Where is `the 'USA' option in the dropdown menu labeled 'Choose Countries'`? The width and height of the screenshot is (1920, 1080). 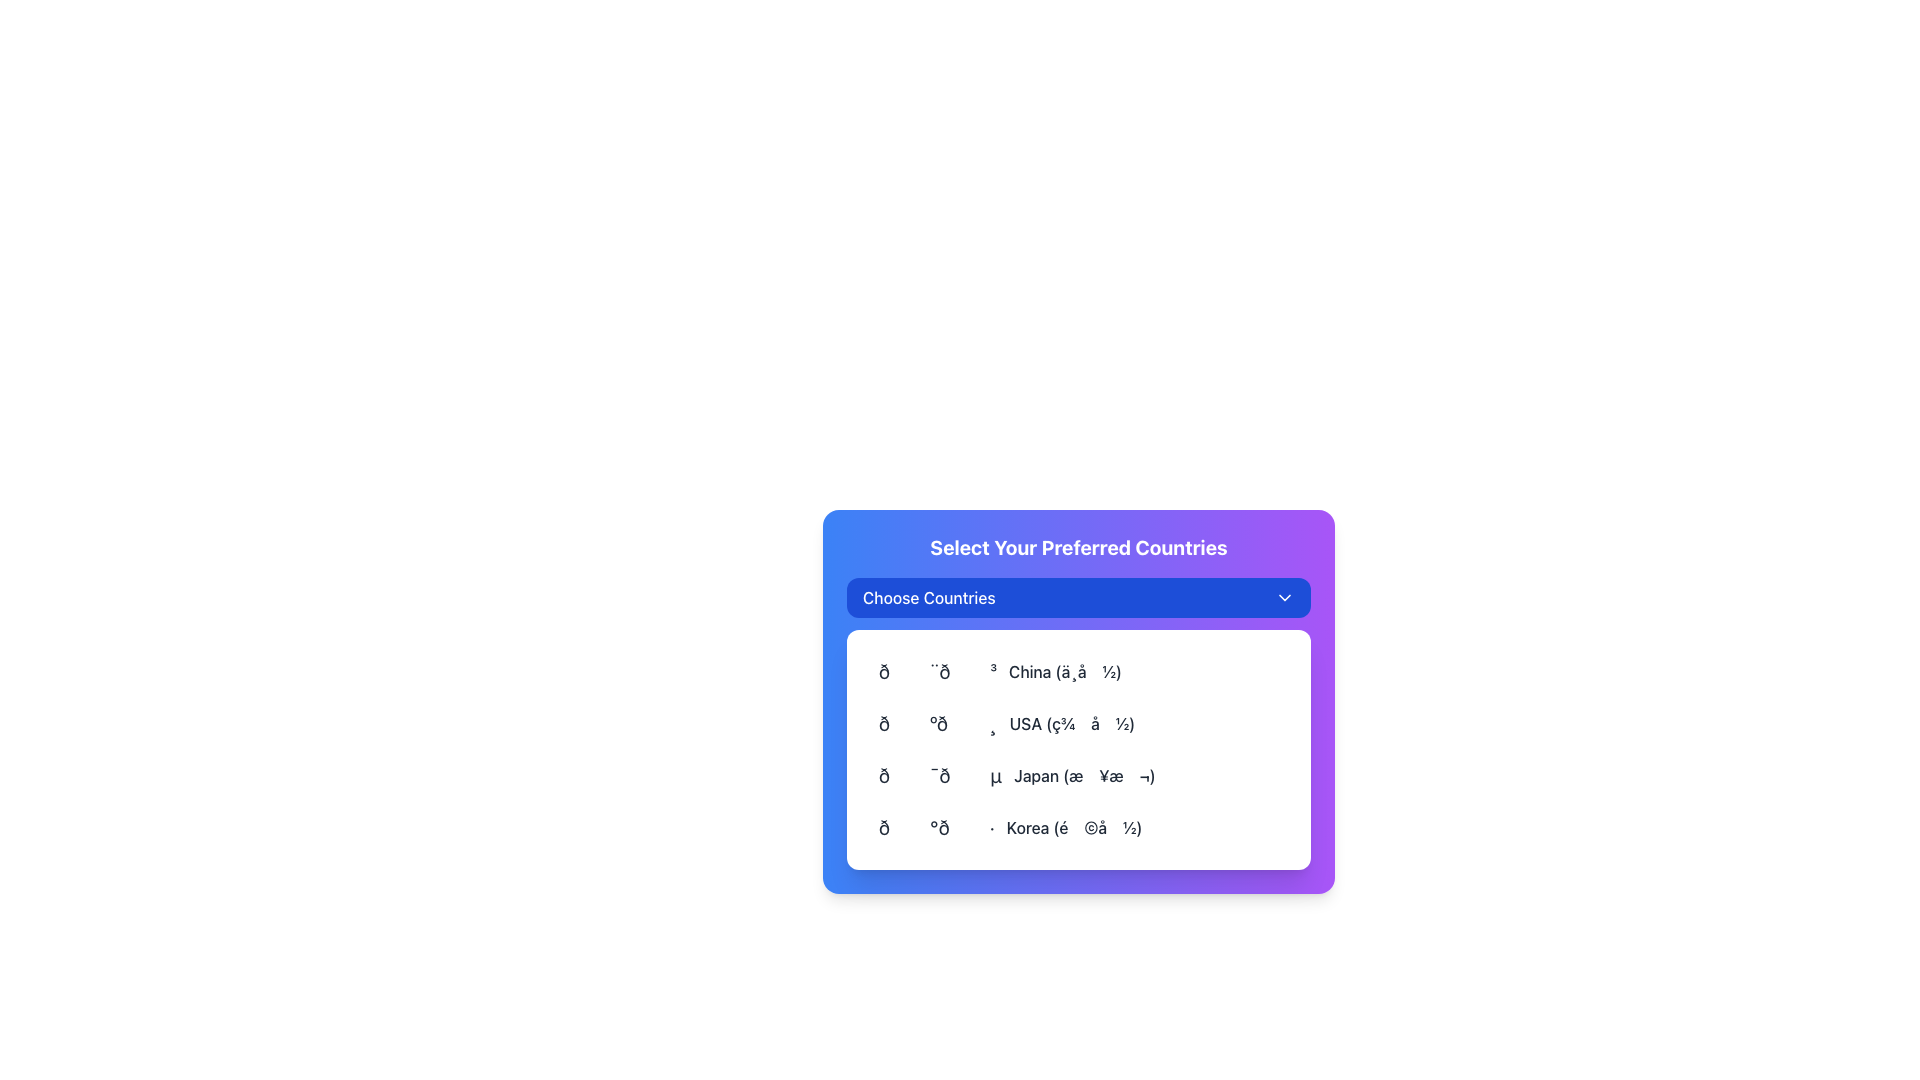 the 'USA' option in the dropdown menu labeled 'Choose Countries' is located at coordinates (1078, 724).